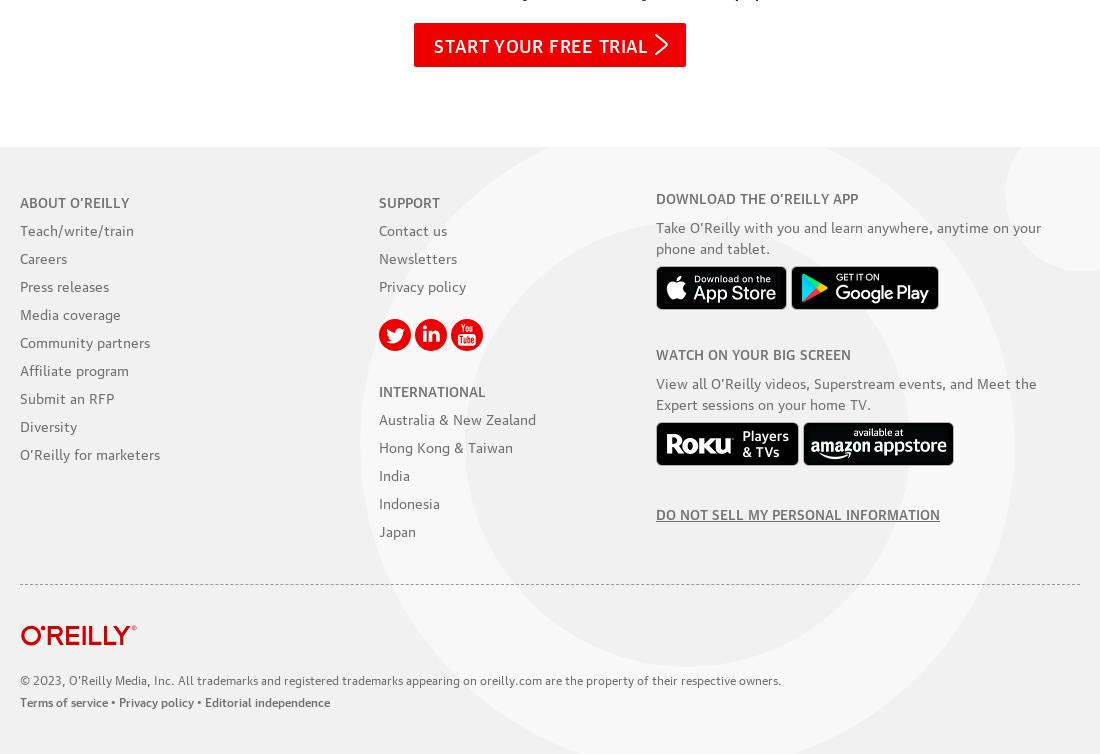 This screenshot has height=754, width=1100. Describe the element at coordinates (89, 452) in the screenshot. I see `'O’Reilly for marketers'` at that location.